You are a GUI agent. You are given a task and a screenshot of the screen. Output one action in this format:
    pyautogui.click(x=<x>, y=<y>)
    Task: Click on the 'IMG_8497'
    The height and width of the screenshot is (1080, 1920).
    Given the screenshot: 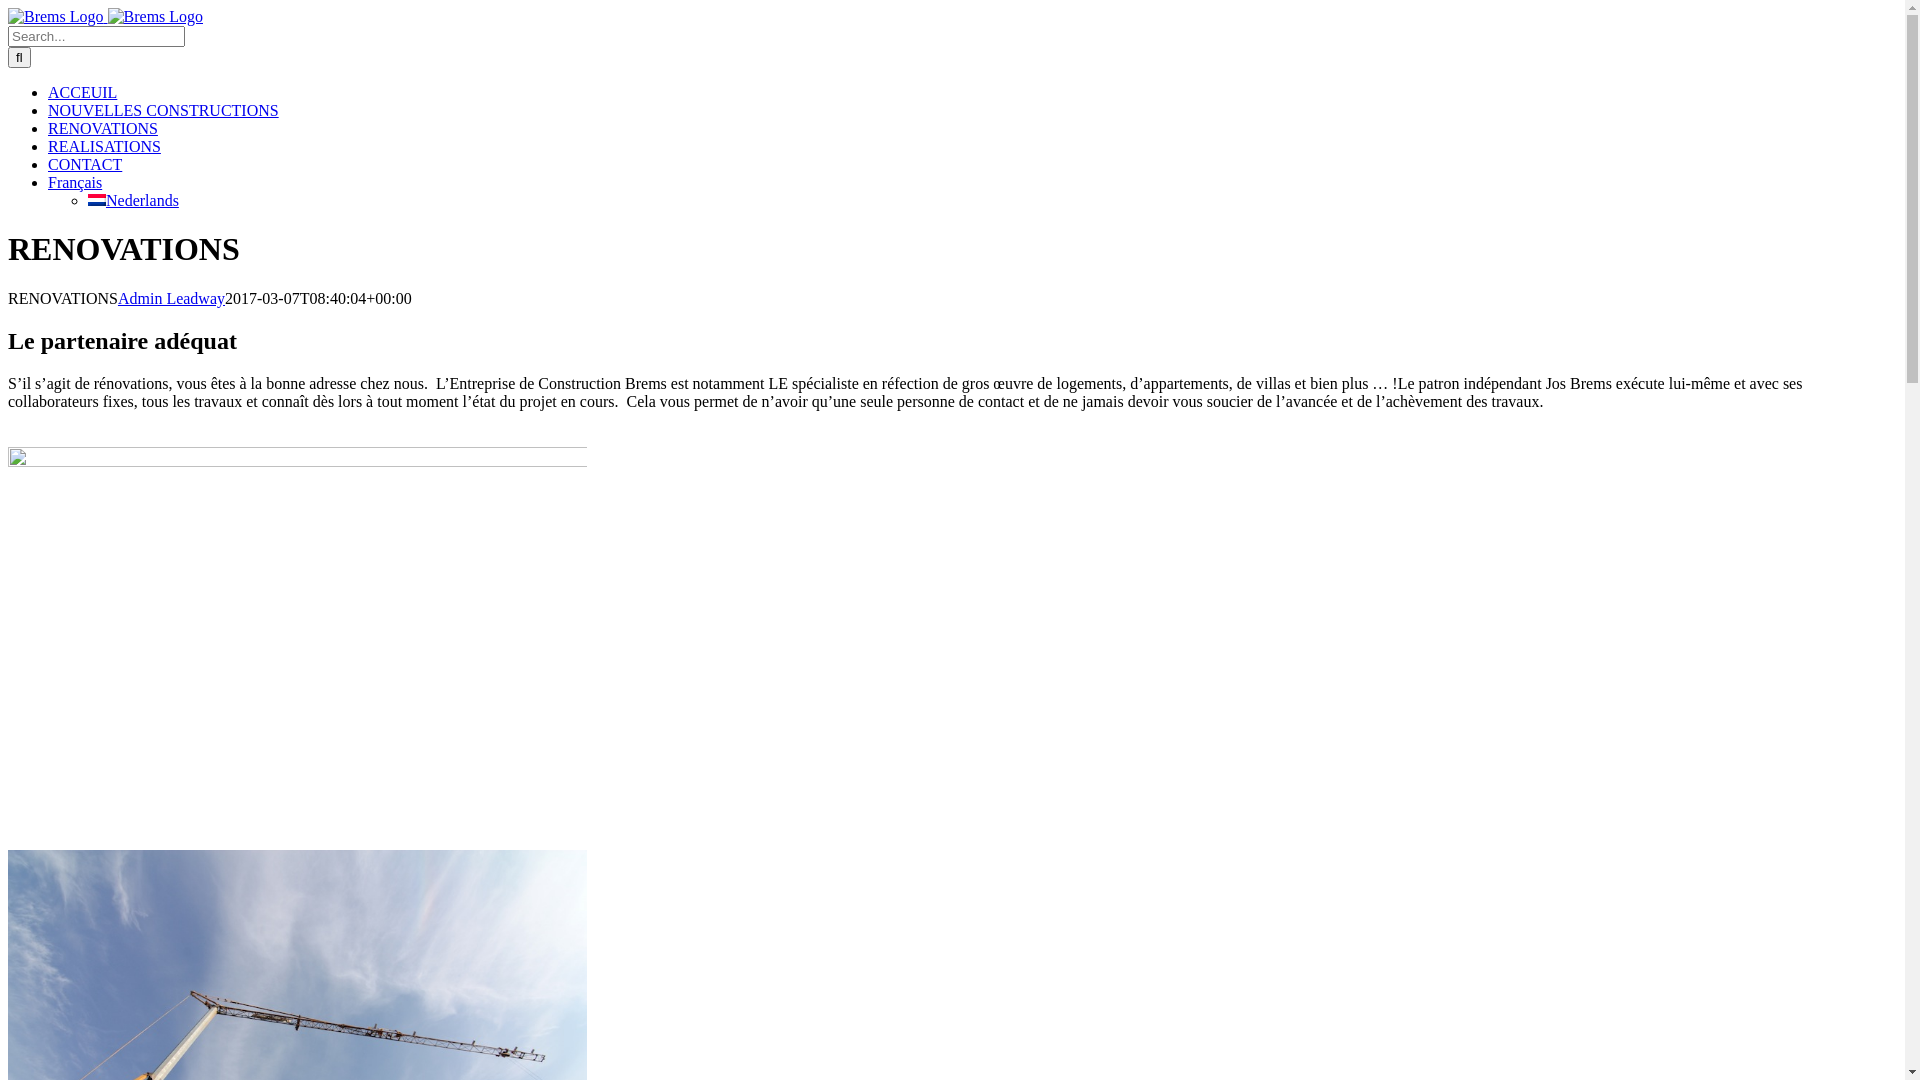 What is the action you would take?
    pyautogui.click(x=296, y=461)
    